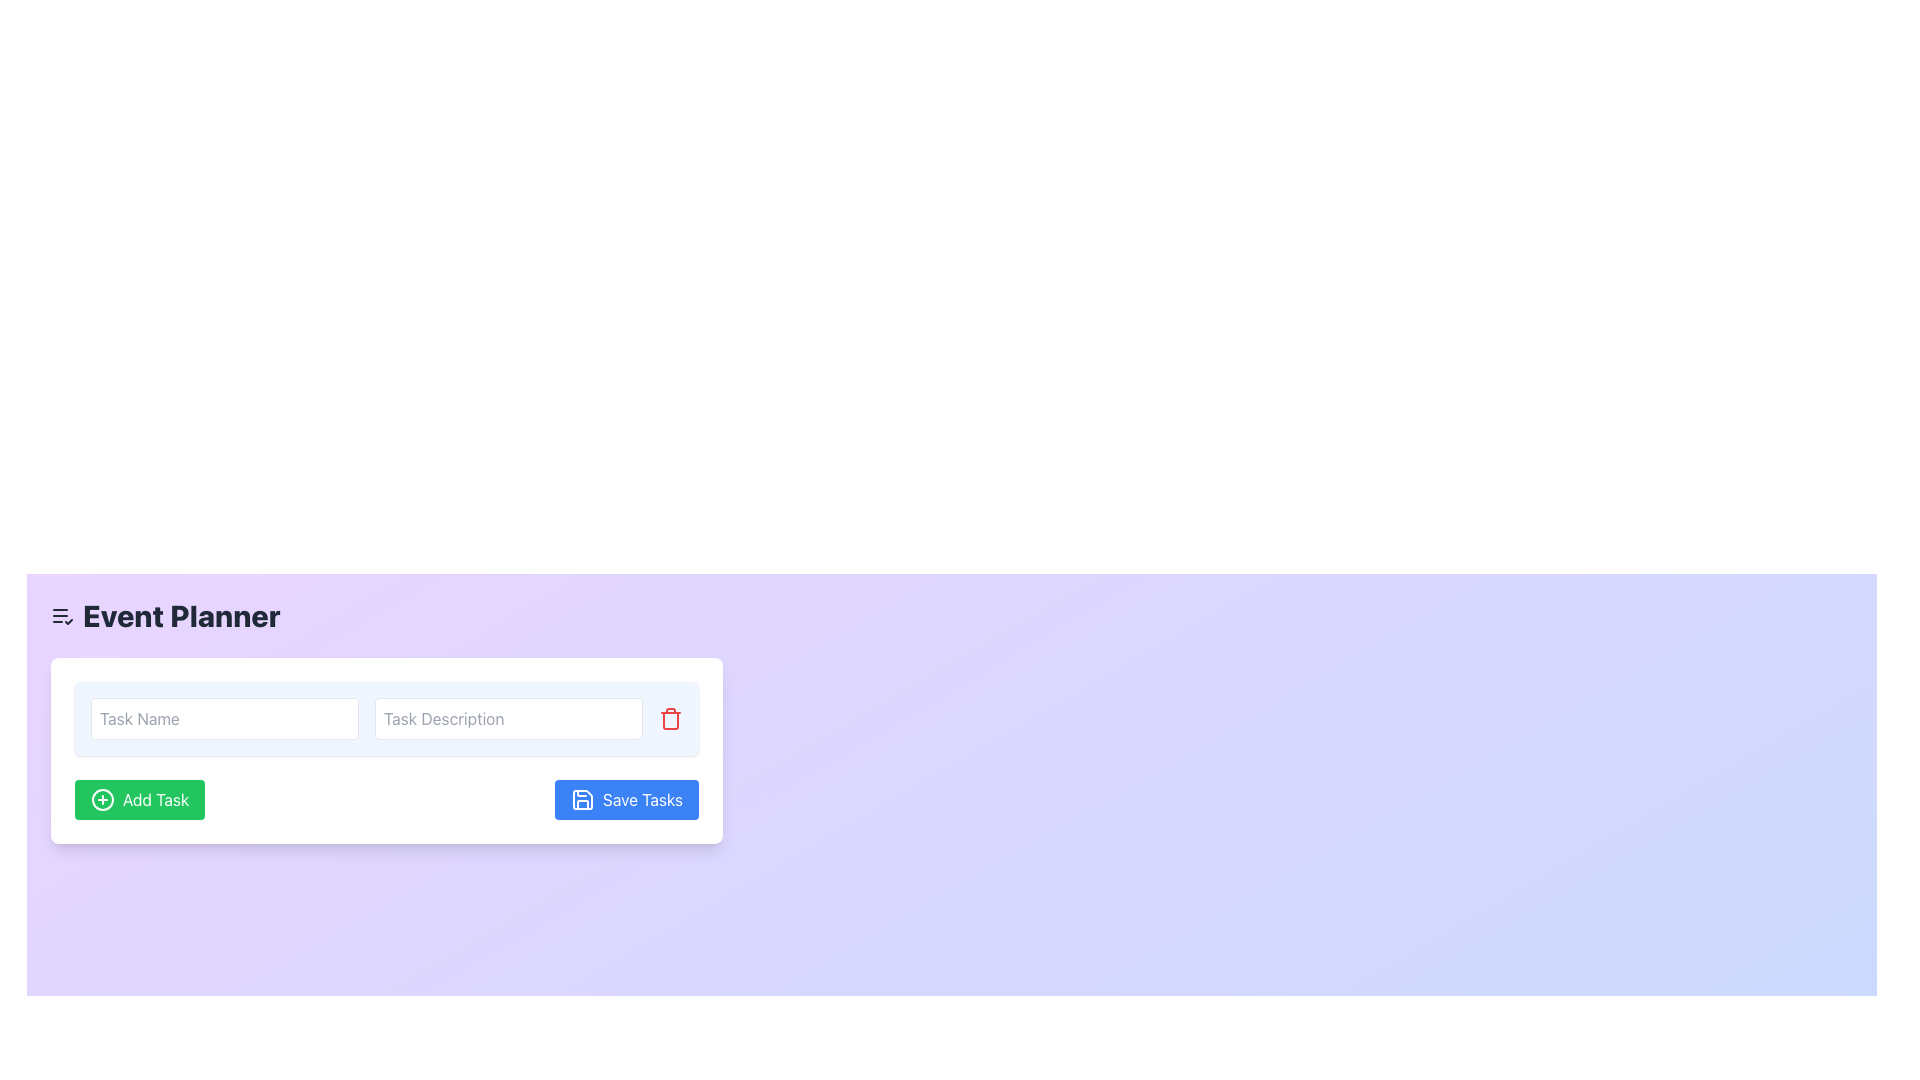 The image size is (1920, 1080). I want to click on the small vector graphic icon featuring three horizontal lines and a checkmark, which is styled in black against a light lavender background, located immediately to the left of the text 'Event Planner', so click(62, 615).